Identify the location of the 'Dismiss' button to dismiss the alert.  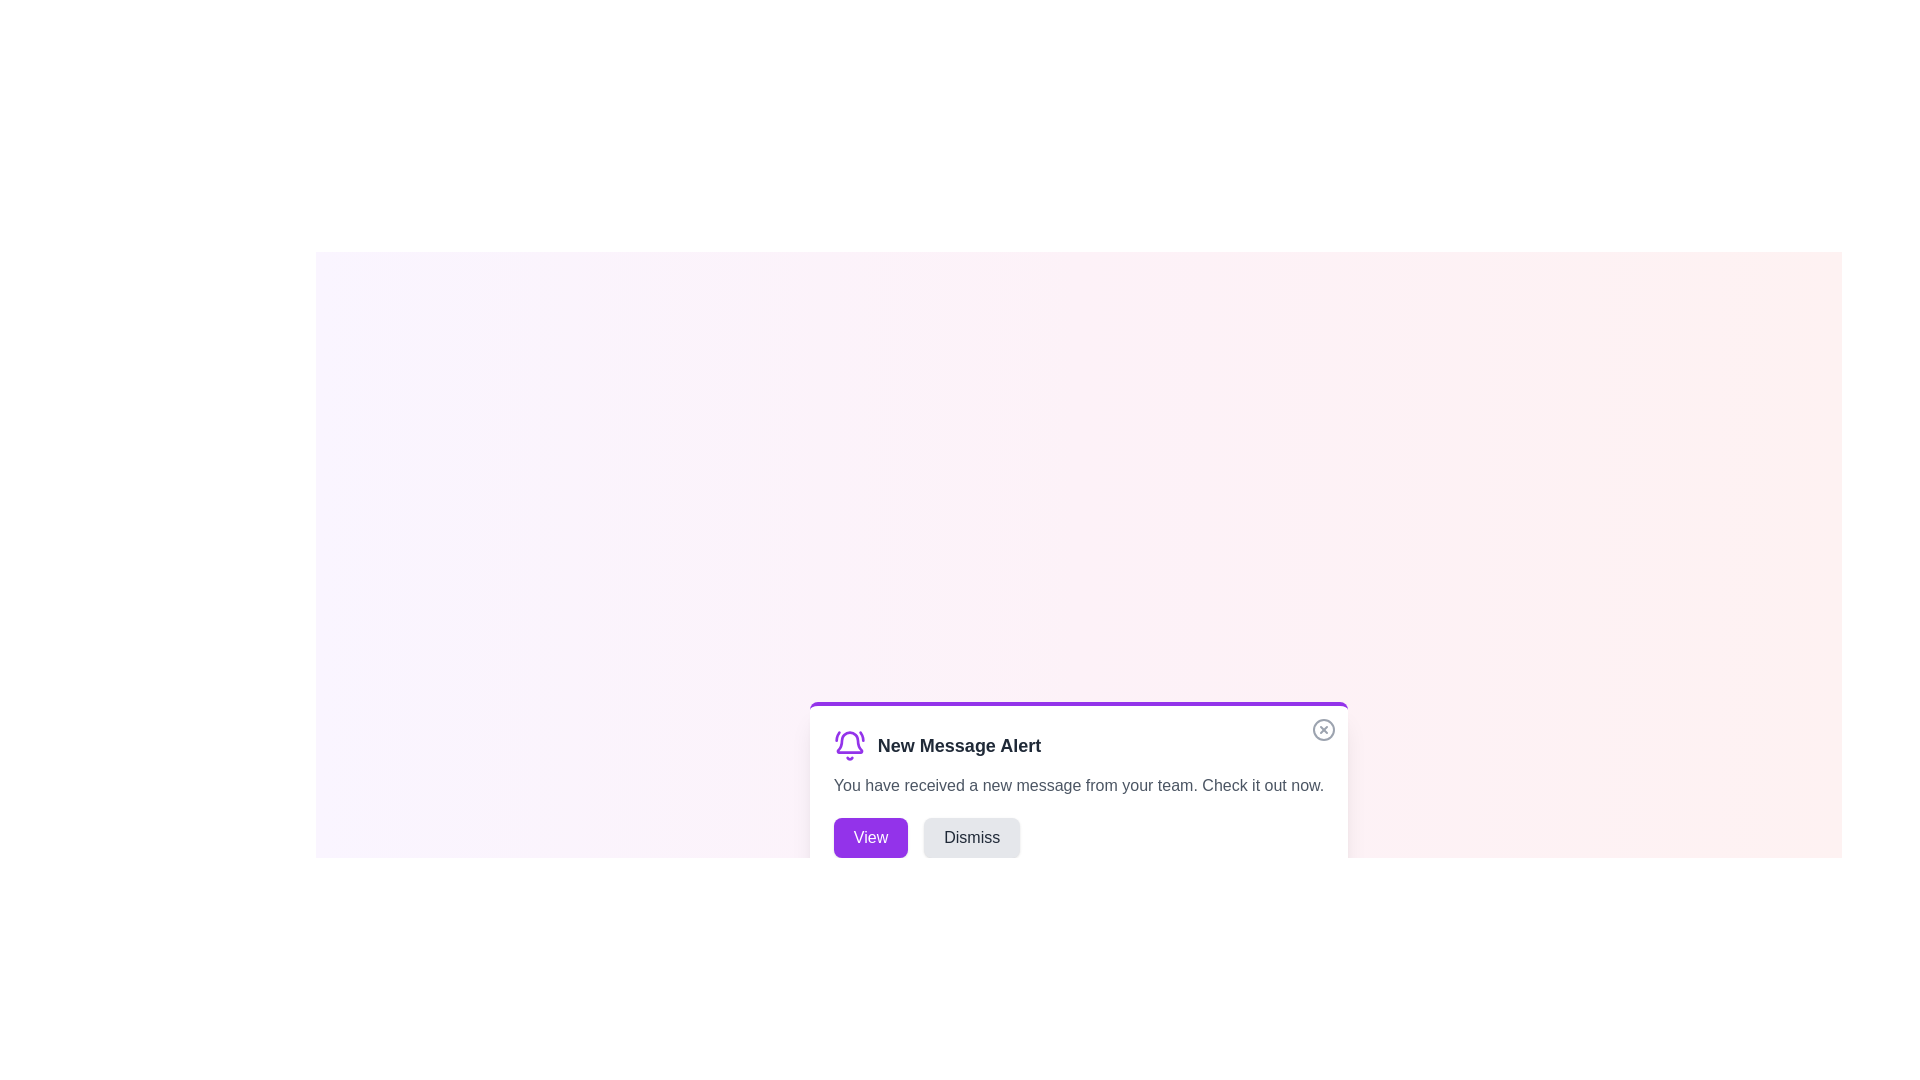
(971, 837).